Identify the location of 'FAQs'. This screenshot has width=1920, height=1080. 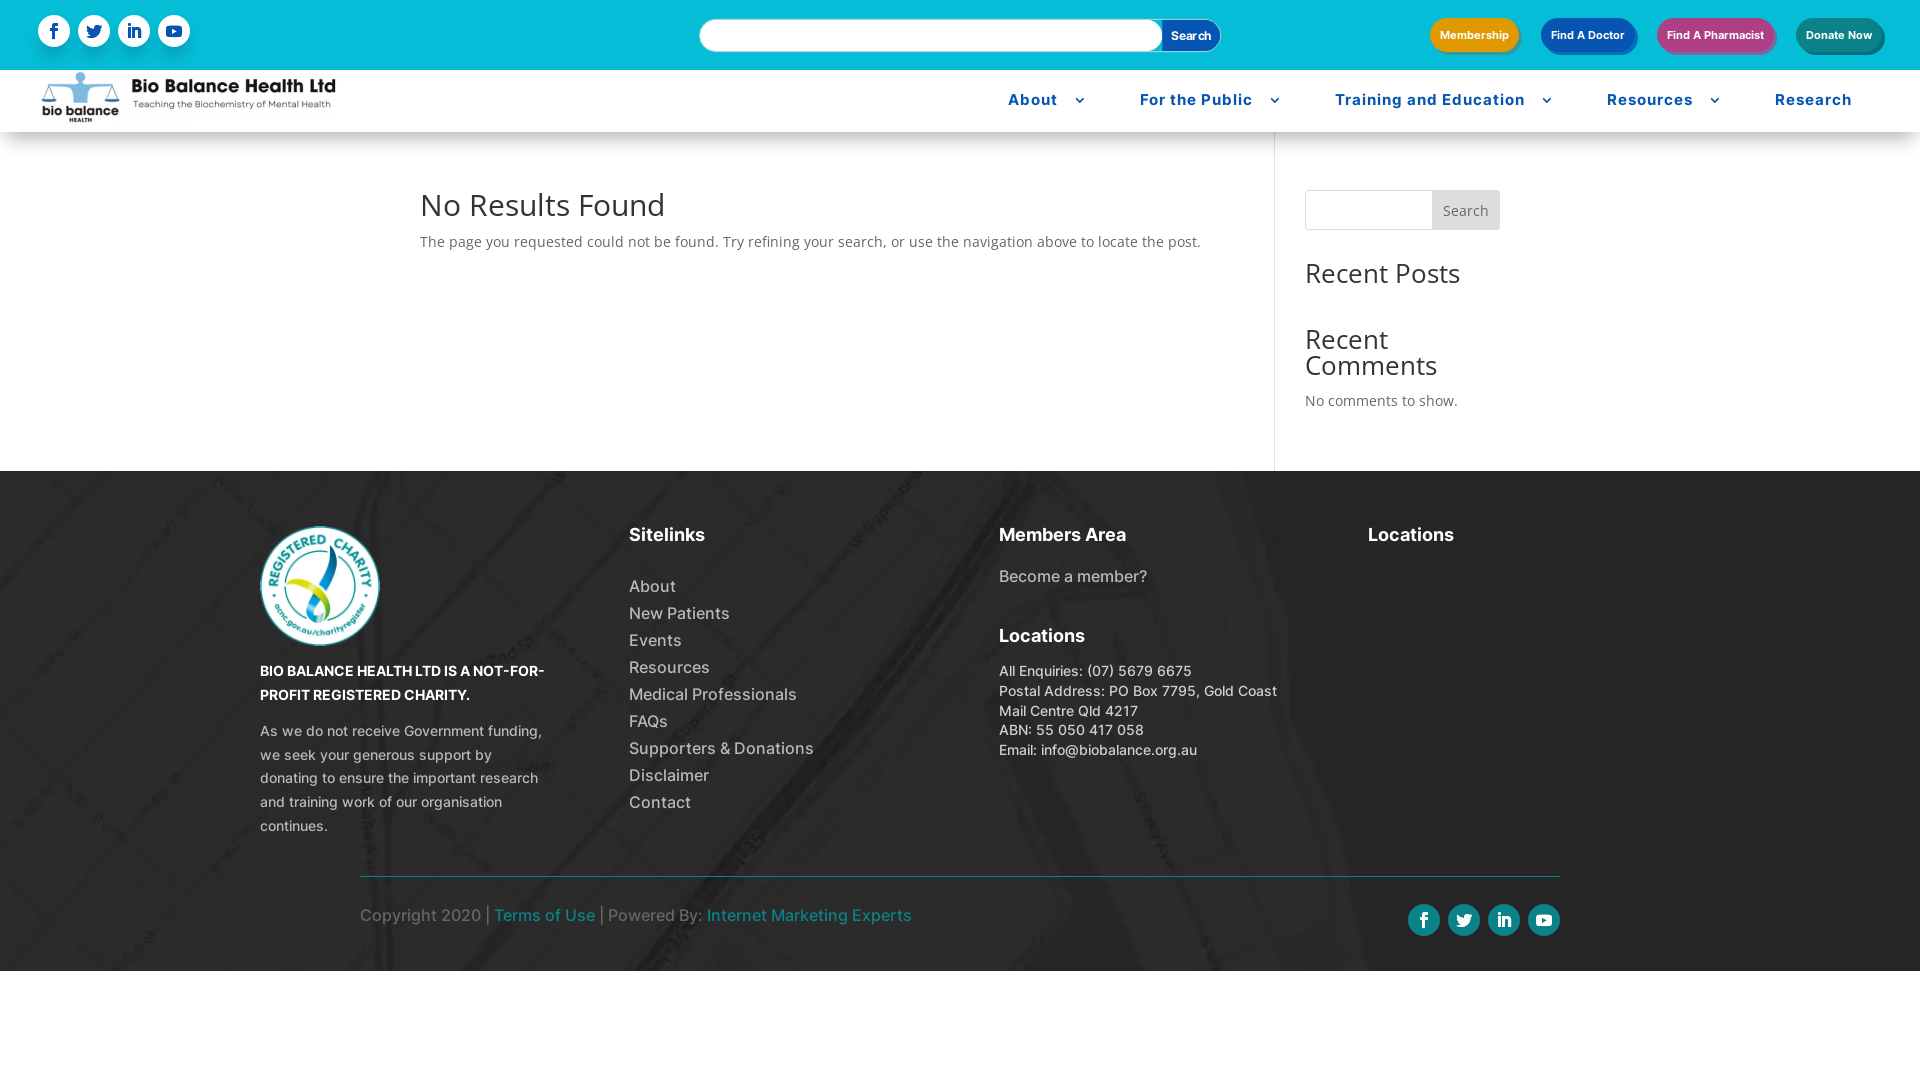
(648, 721).